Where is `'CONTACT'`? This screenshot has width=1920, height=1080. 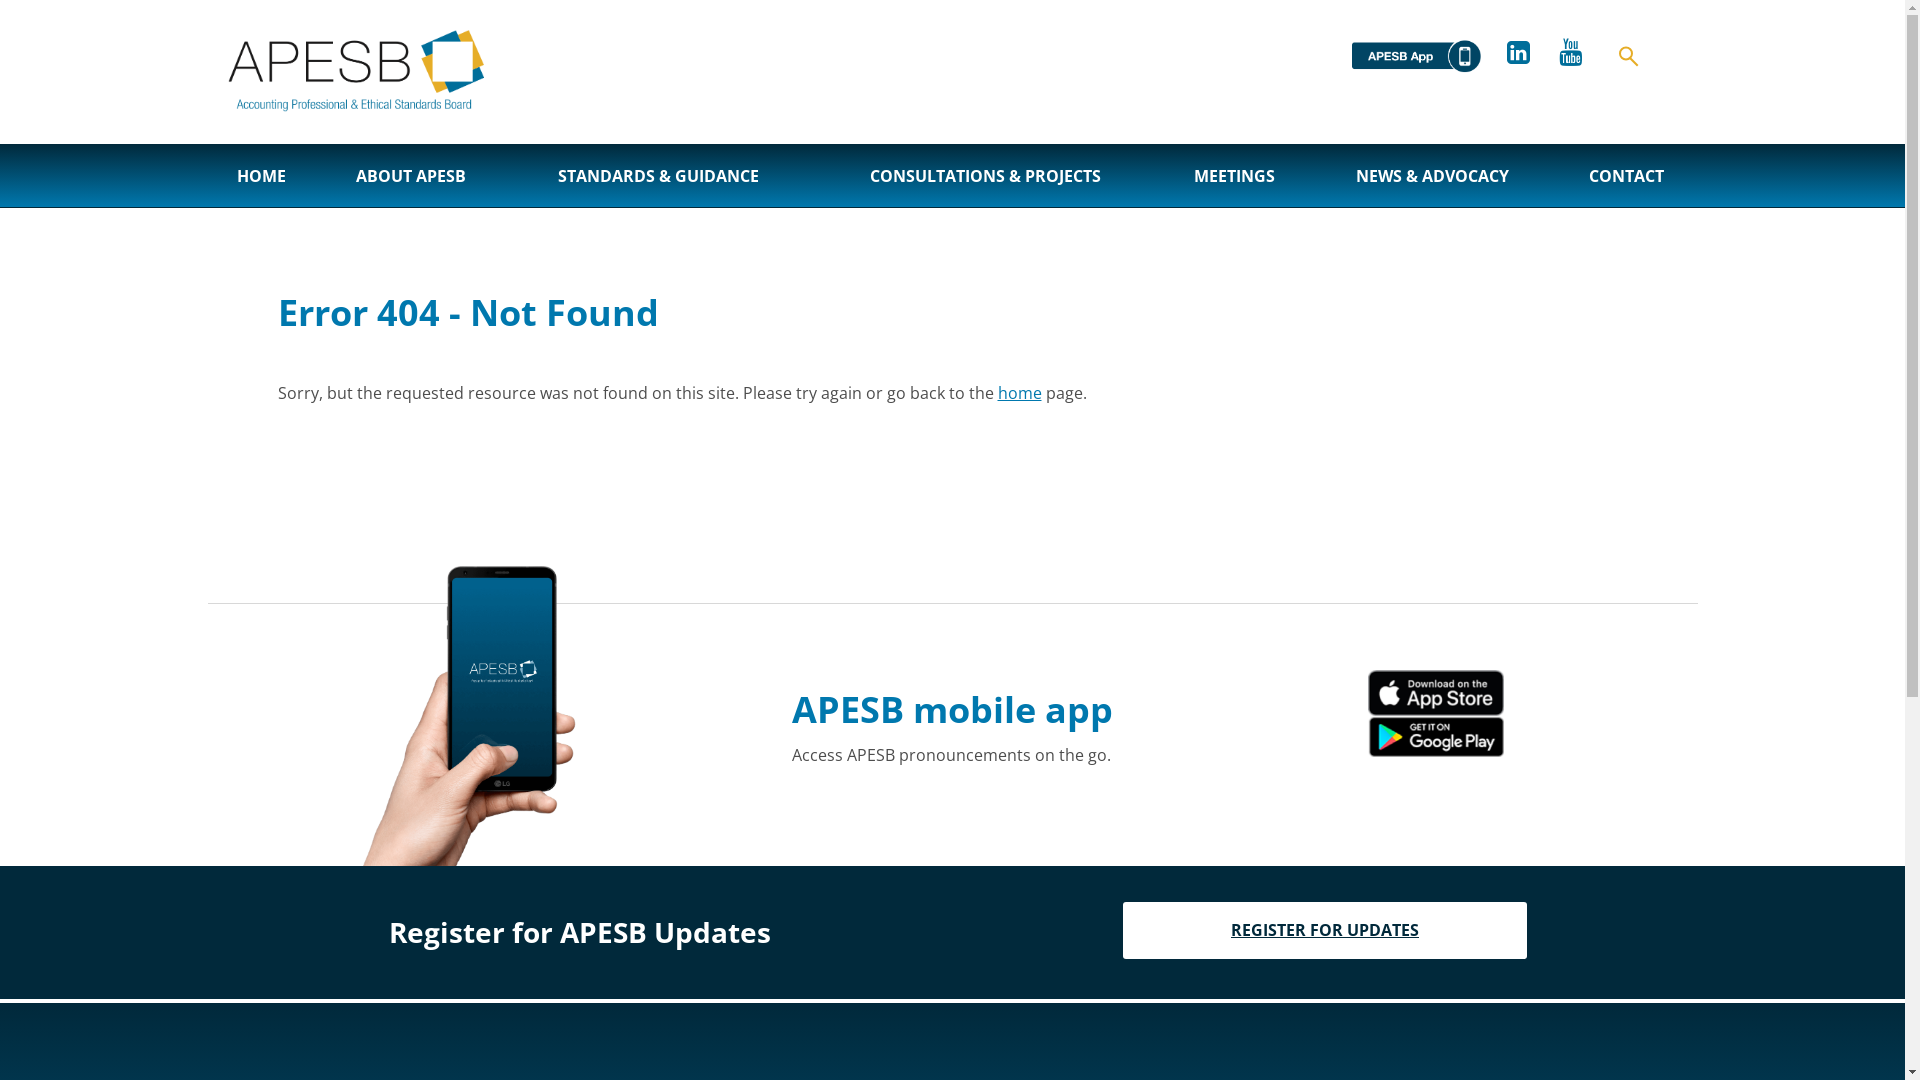
'CONTACT' is located at coordinates (1626, 175).